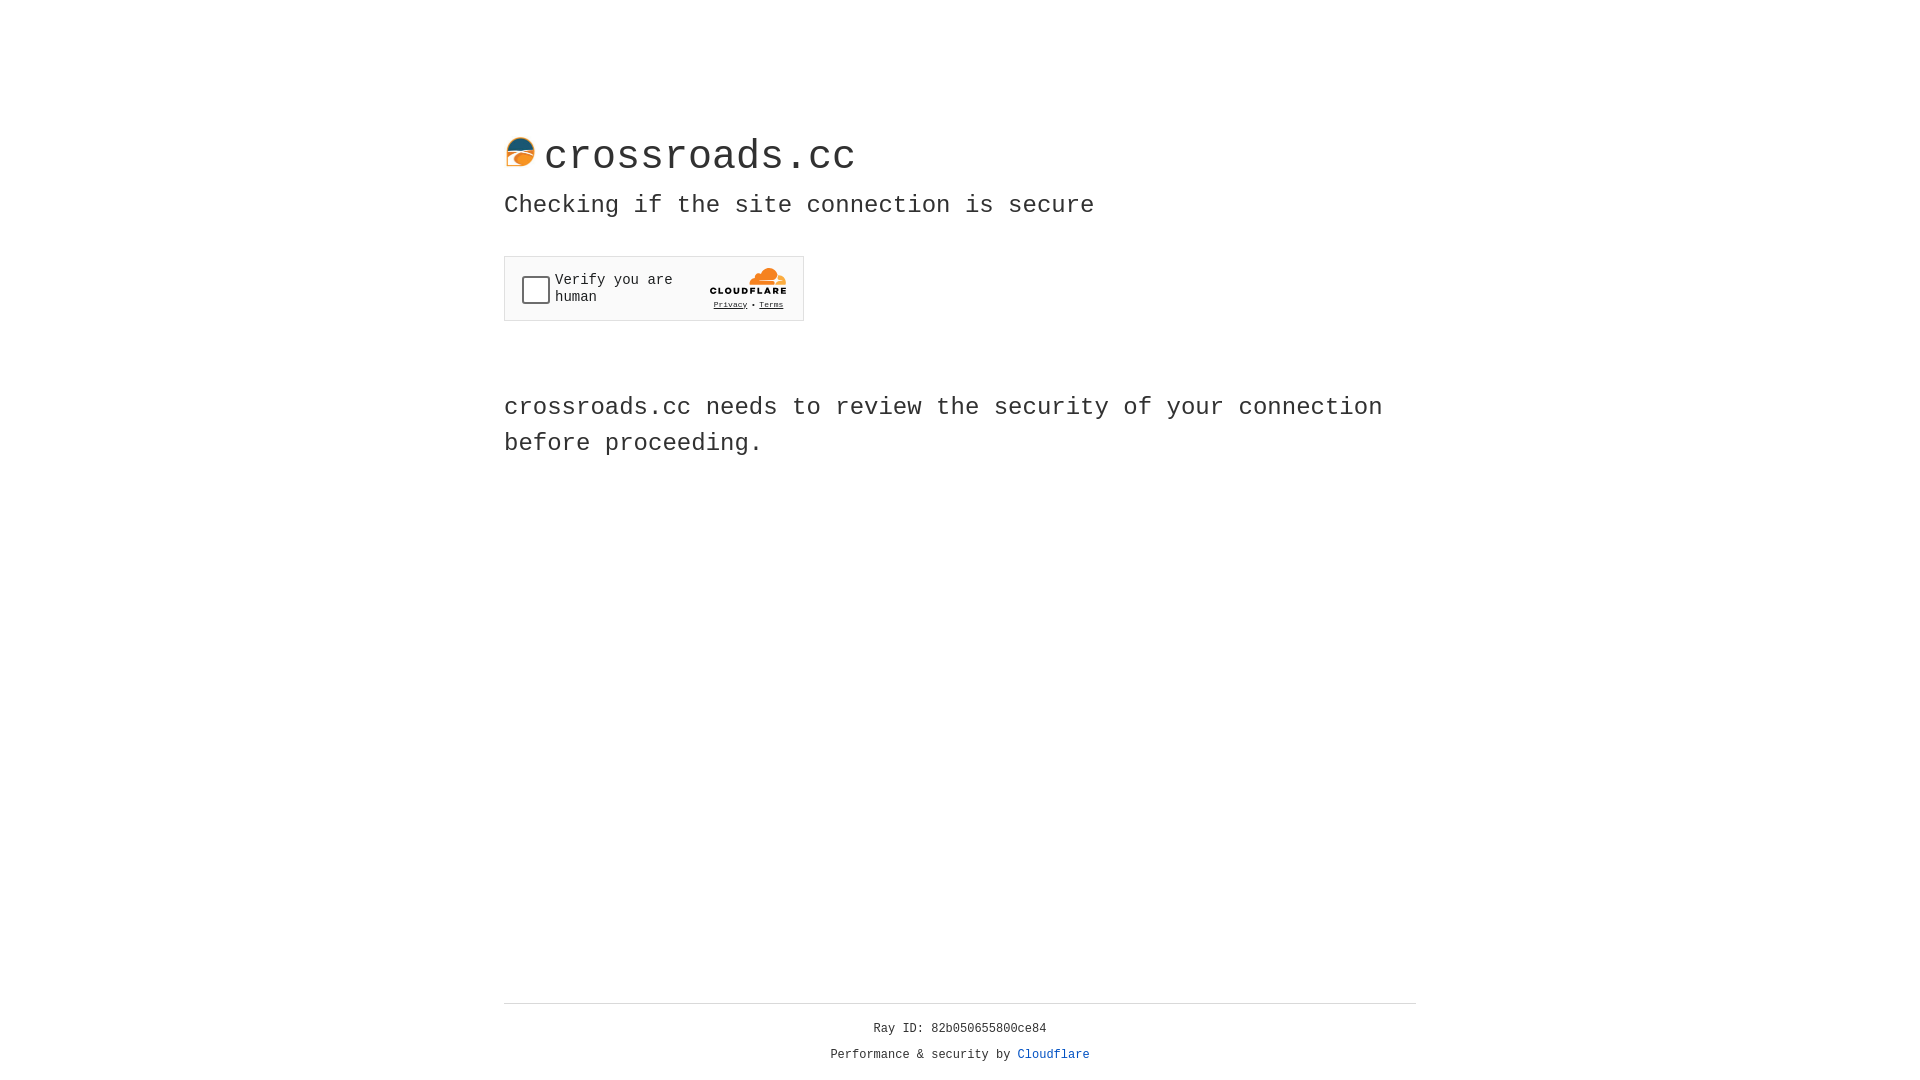 Image resolution: width=1920 pixels, height=1080 pixels. I want to click on 'Cloudflare', so click(1053, 1054).